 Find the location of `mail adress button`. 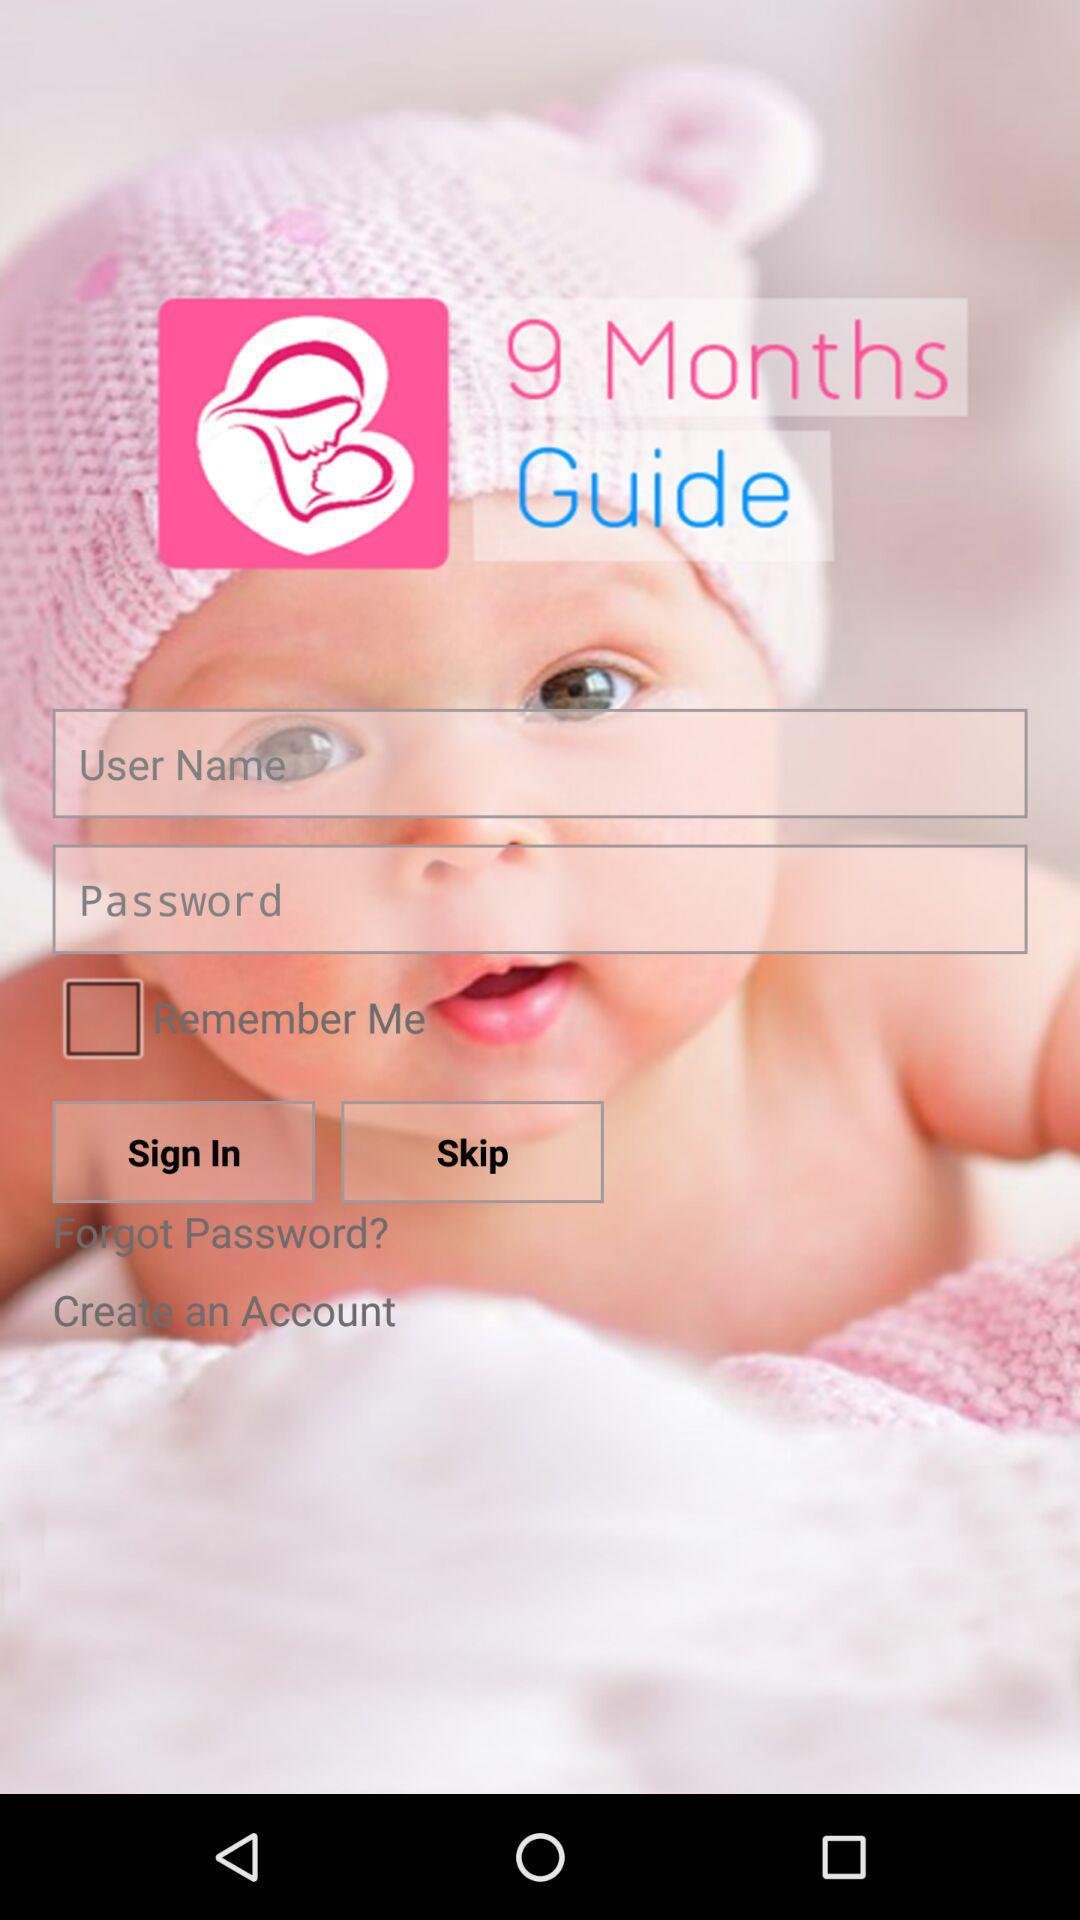

mail adress button is located at coordinates (540, 762).